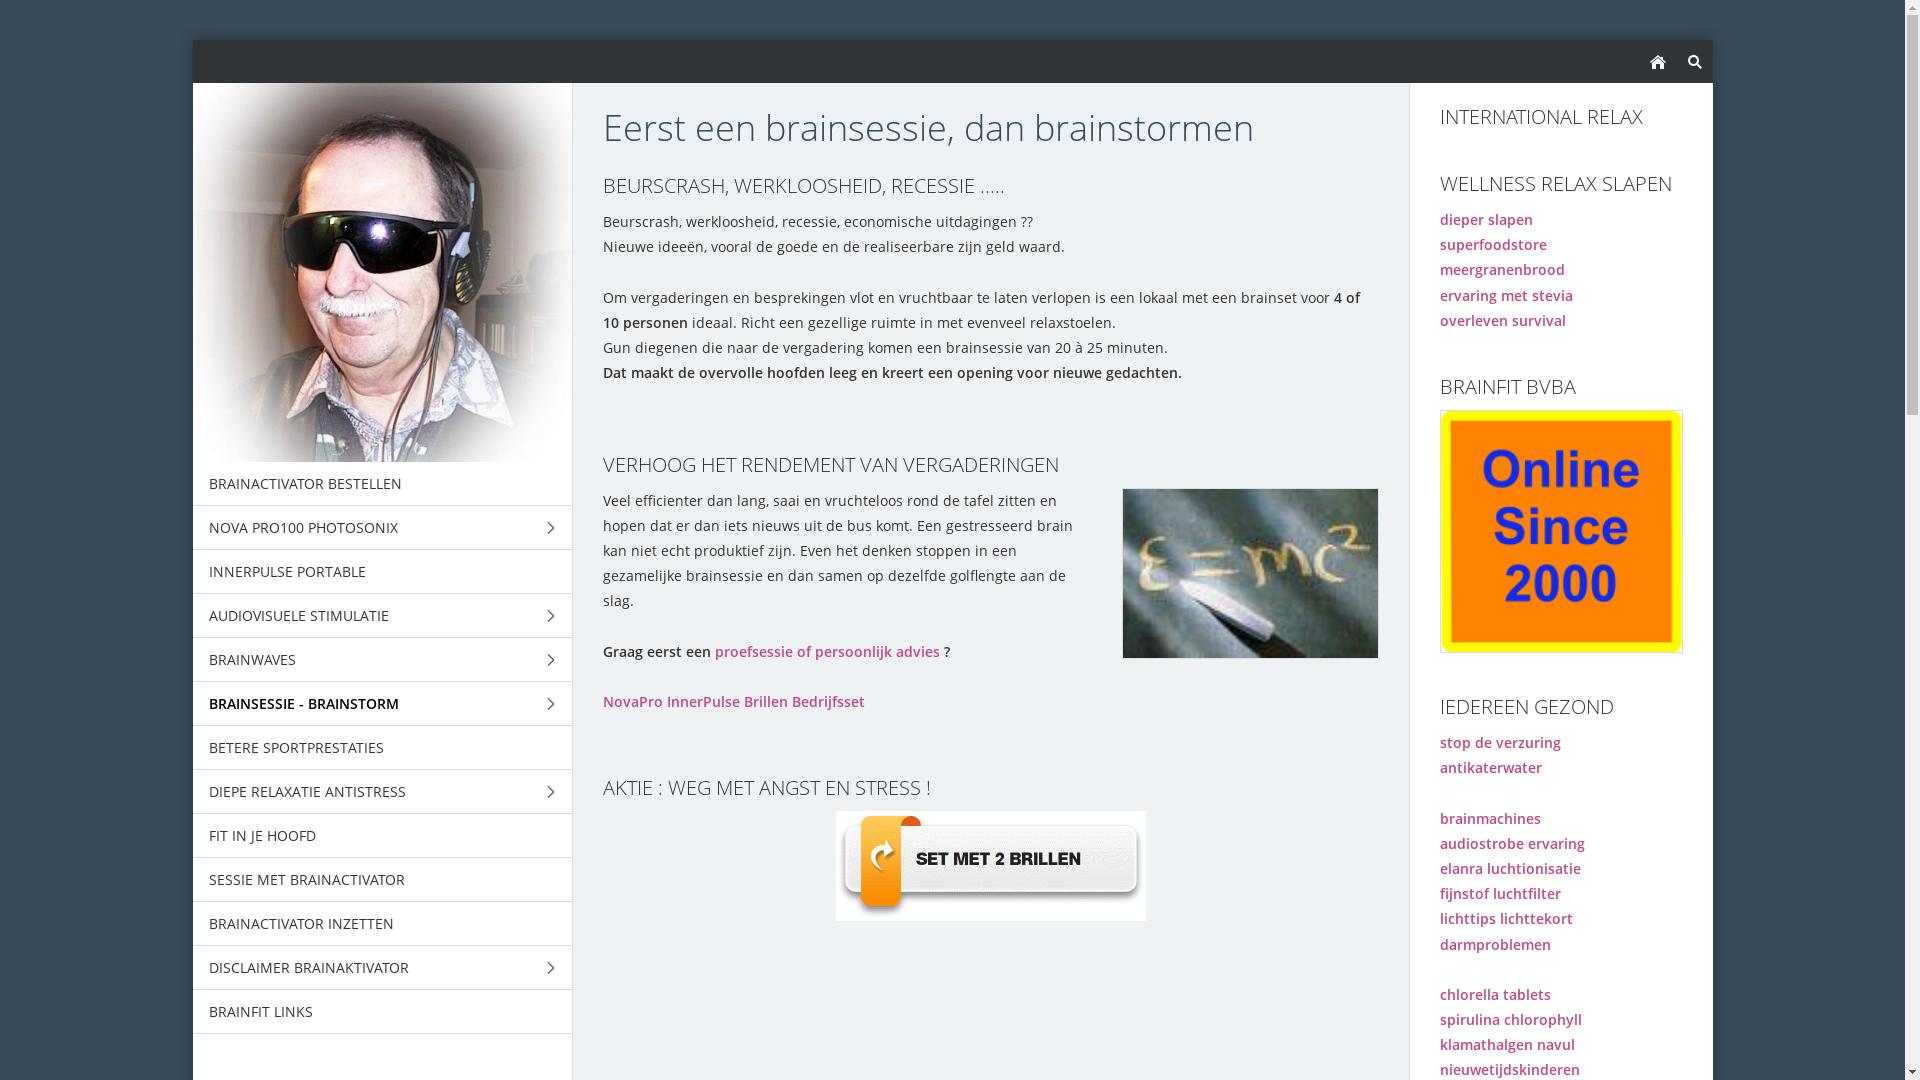 Image resolution: width=1920 pixels, height=1080 pixels. I want to click on 'BRAINSESSIE - BRAINSTORM', so click(381, 703).